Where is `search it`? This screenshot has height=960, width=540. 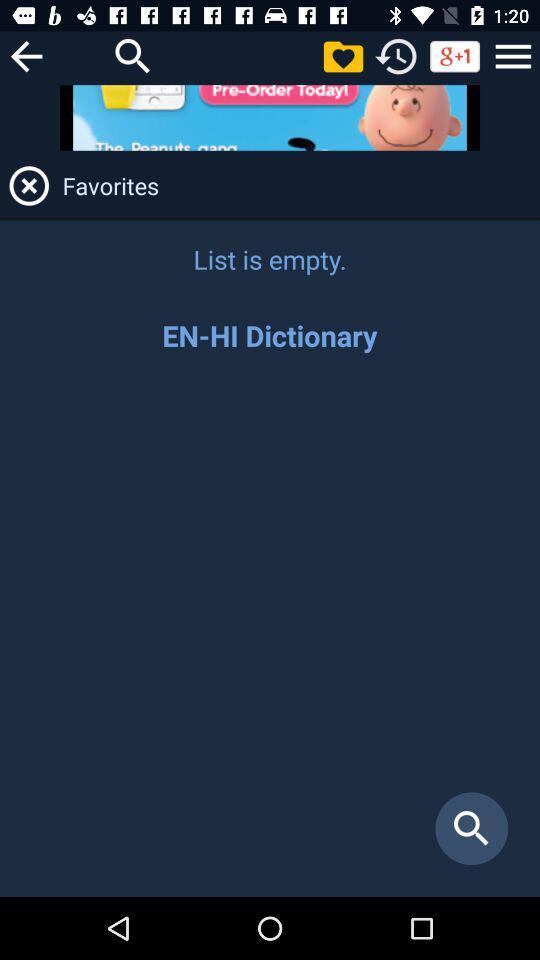 search it is located at coordinates (133, 55).